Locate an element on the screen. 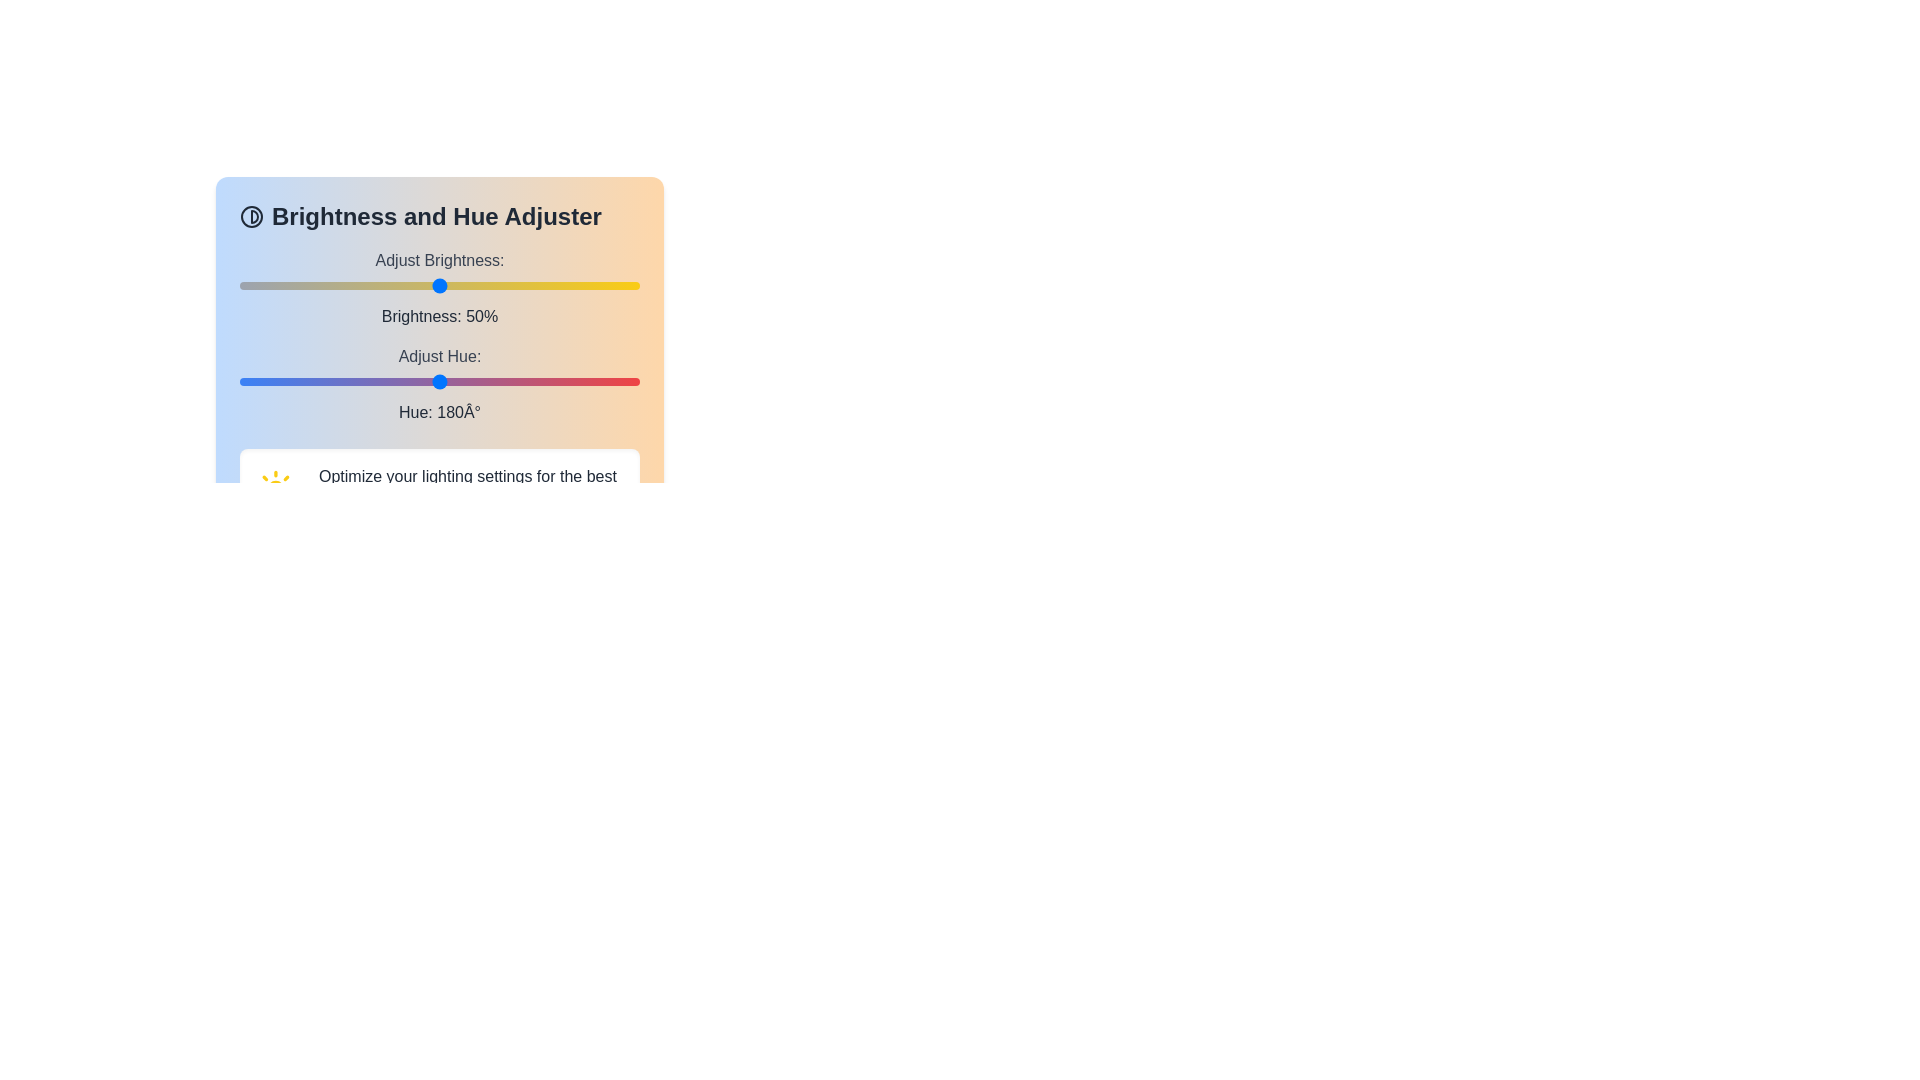  the hue to 99 degrees by moving the slider is located at coordinates (350, 381).